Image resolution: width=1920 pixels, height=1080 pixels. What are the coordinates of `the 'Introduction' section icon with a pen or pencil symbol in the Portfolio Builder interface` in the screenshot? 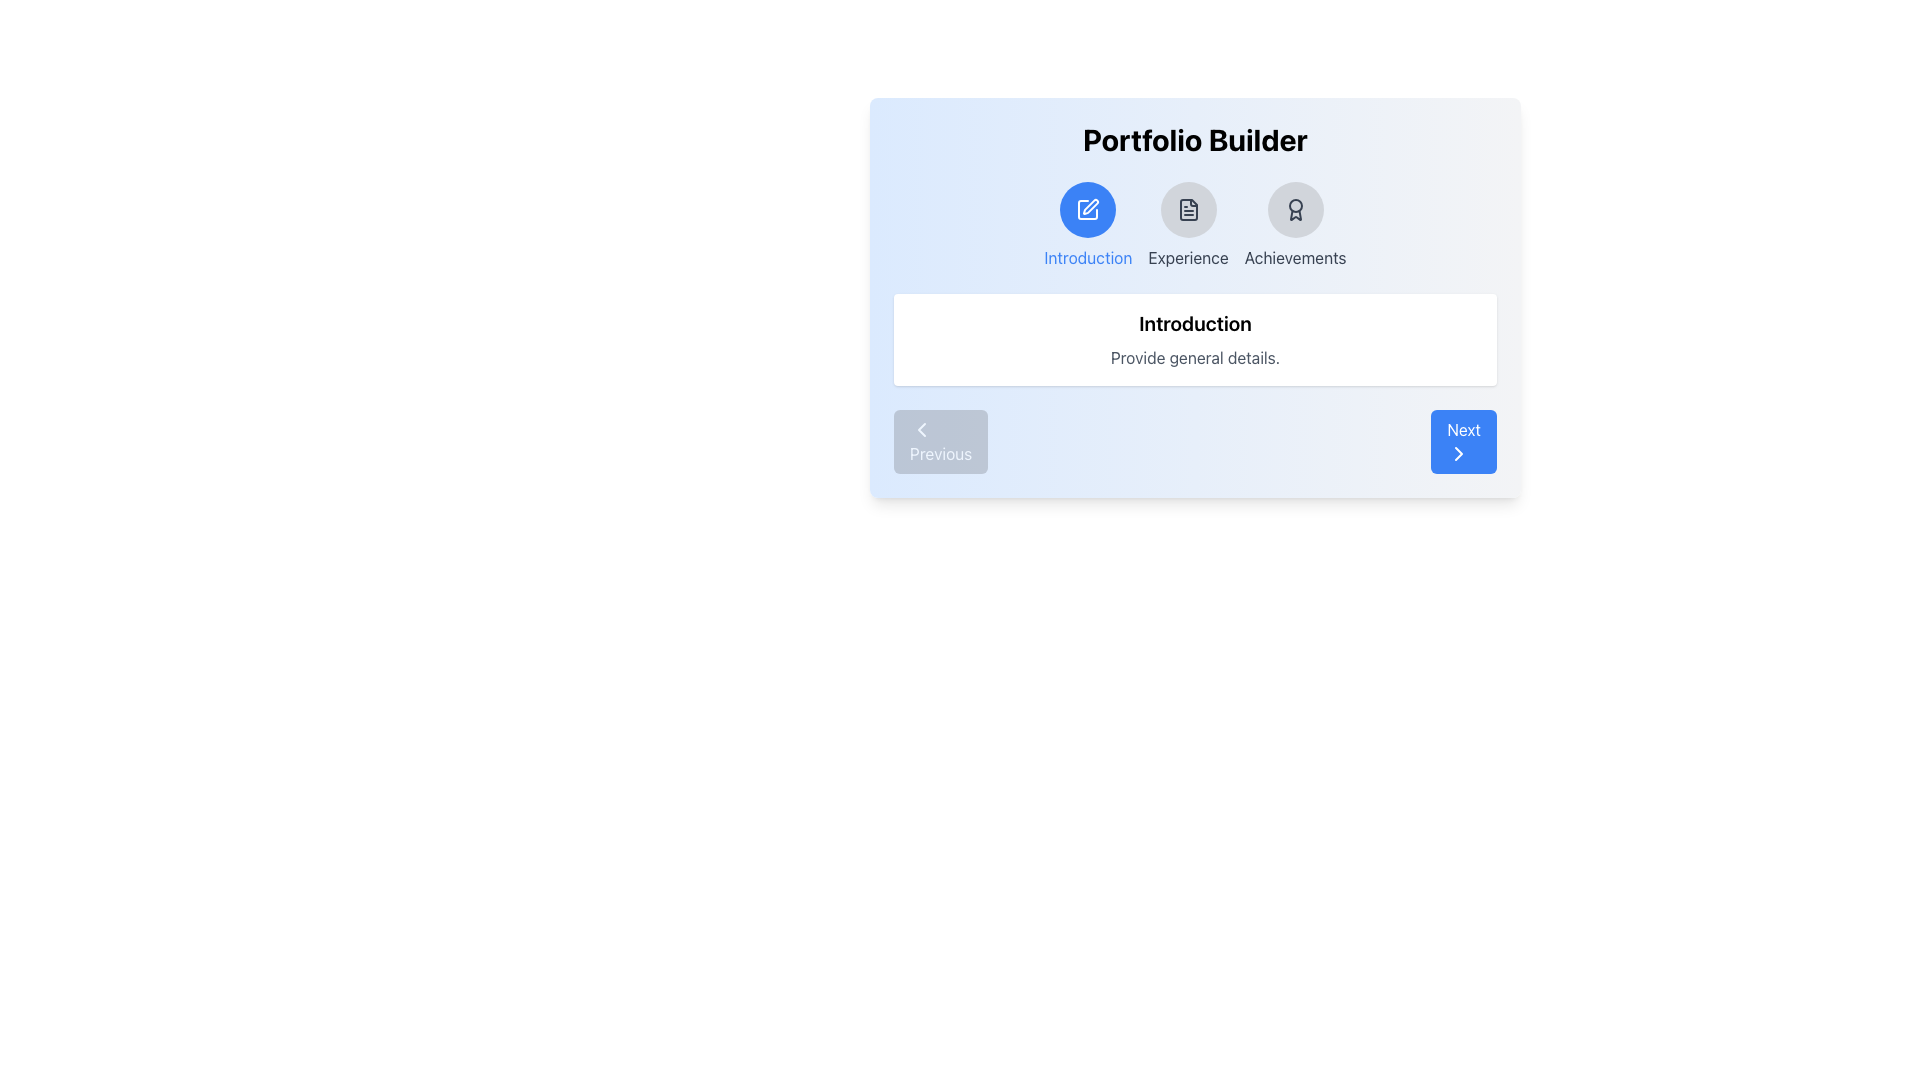 It's located at (1087, 209).